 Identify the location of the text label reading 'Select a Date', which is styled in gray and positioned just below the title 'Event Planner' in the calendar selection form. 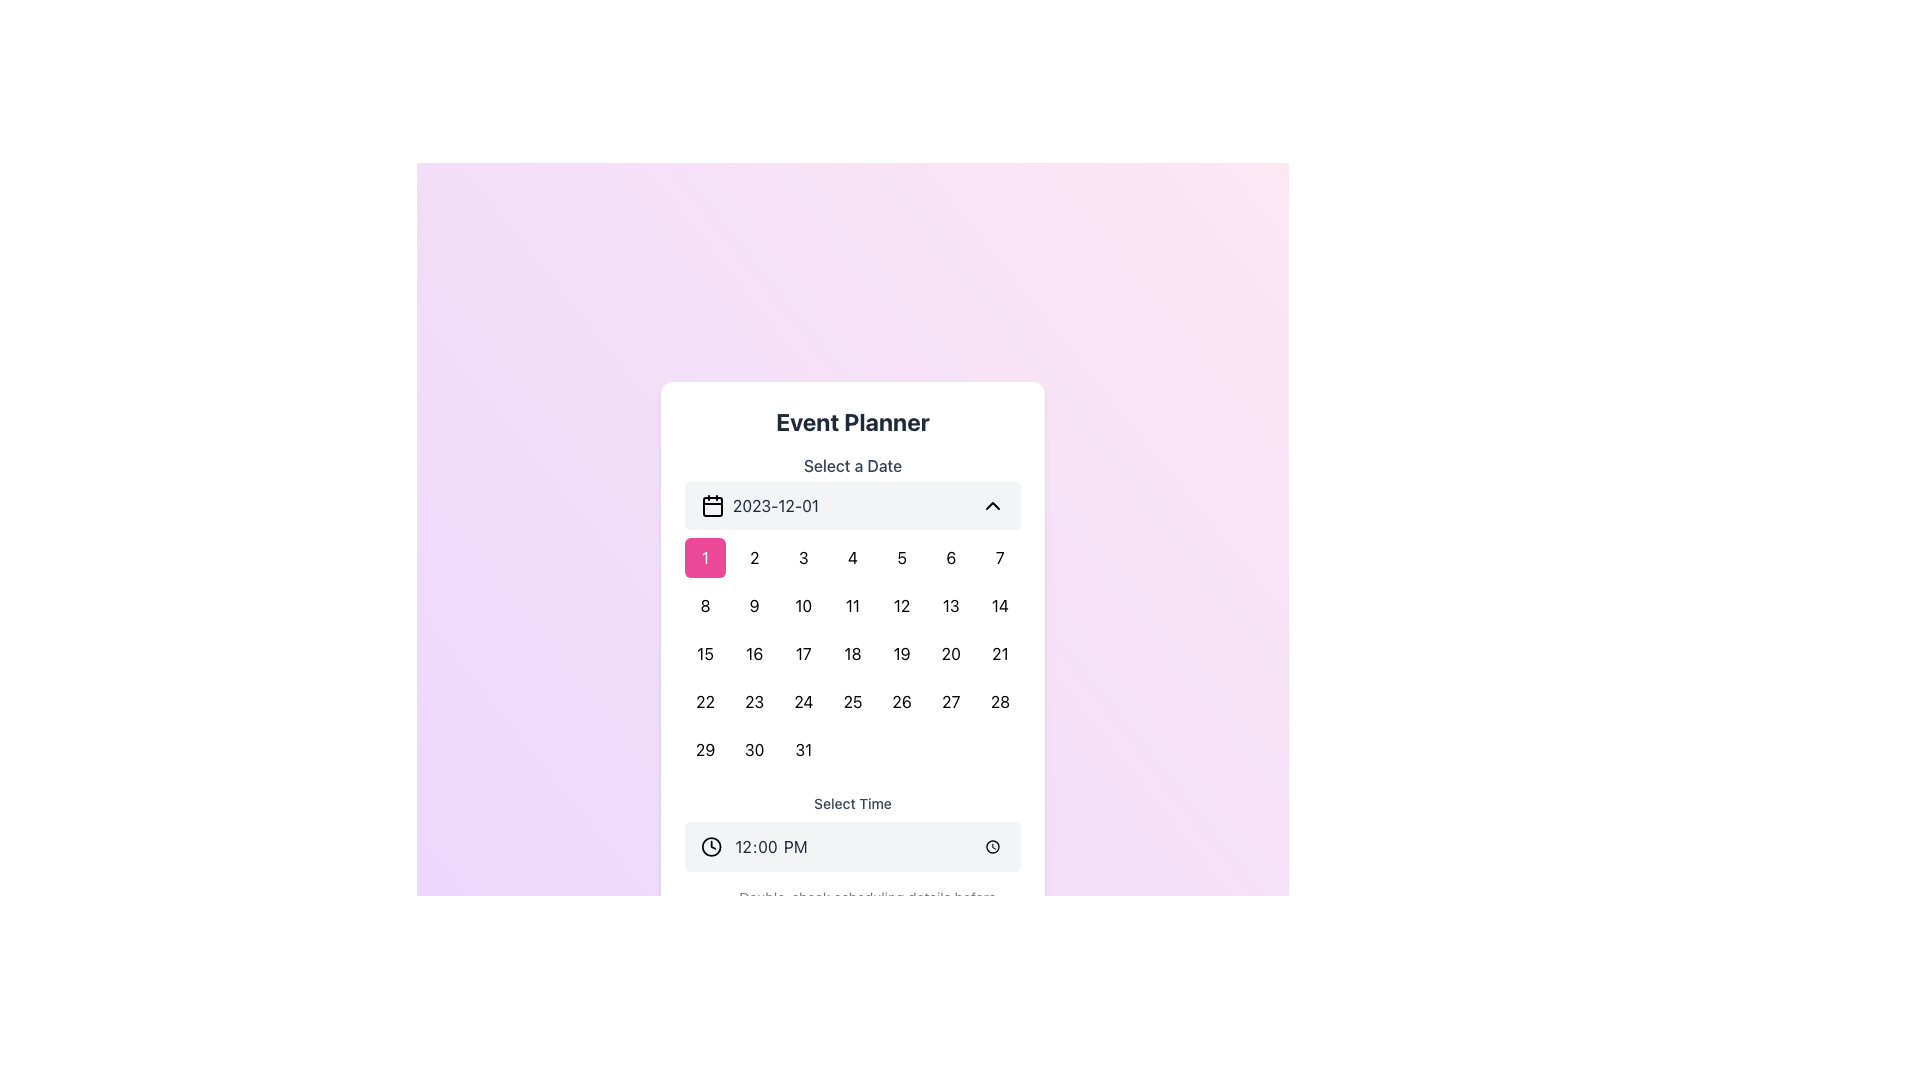
(853, 466).